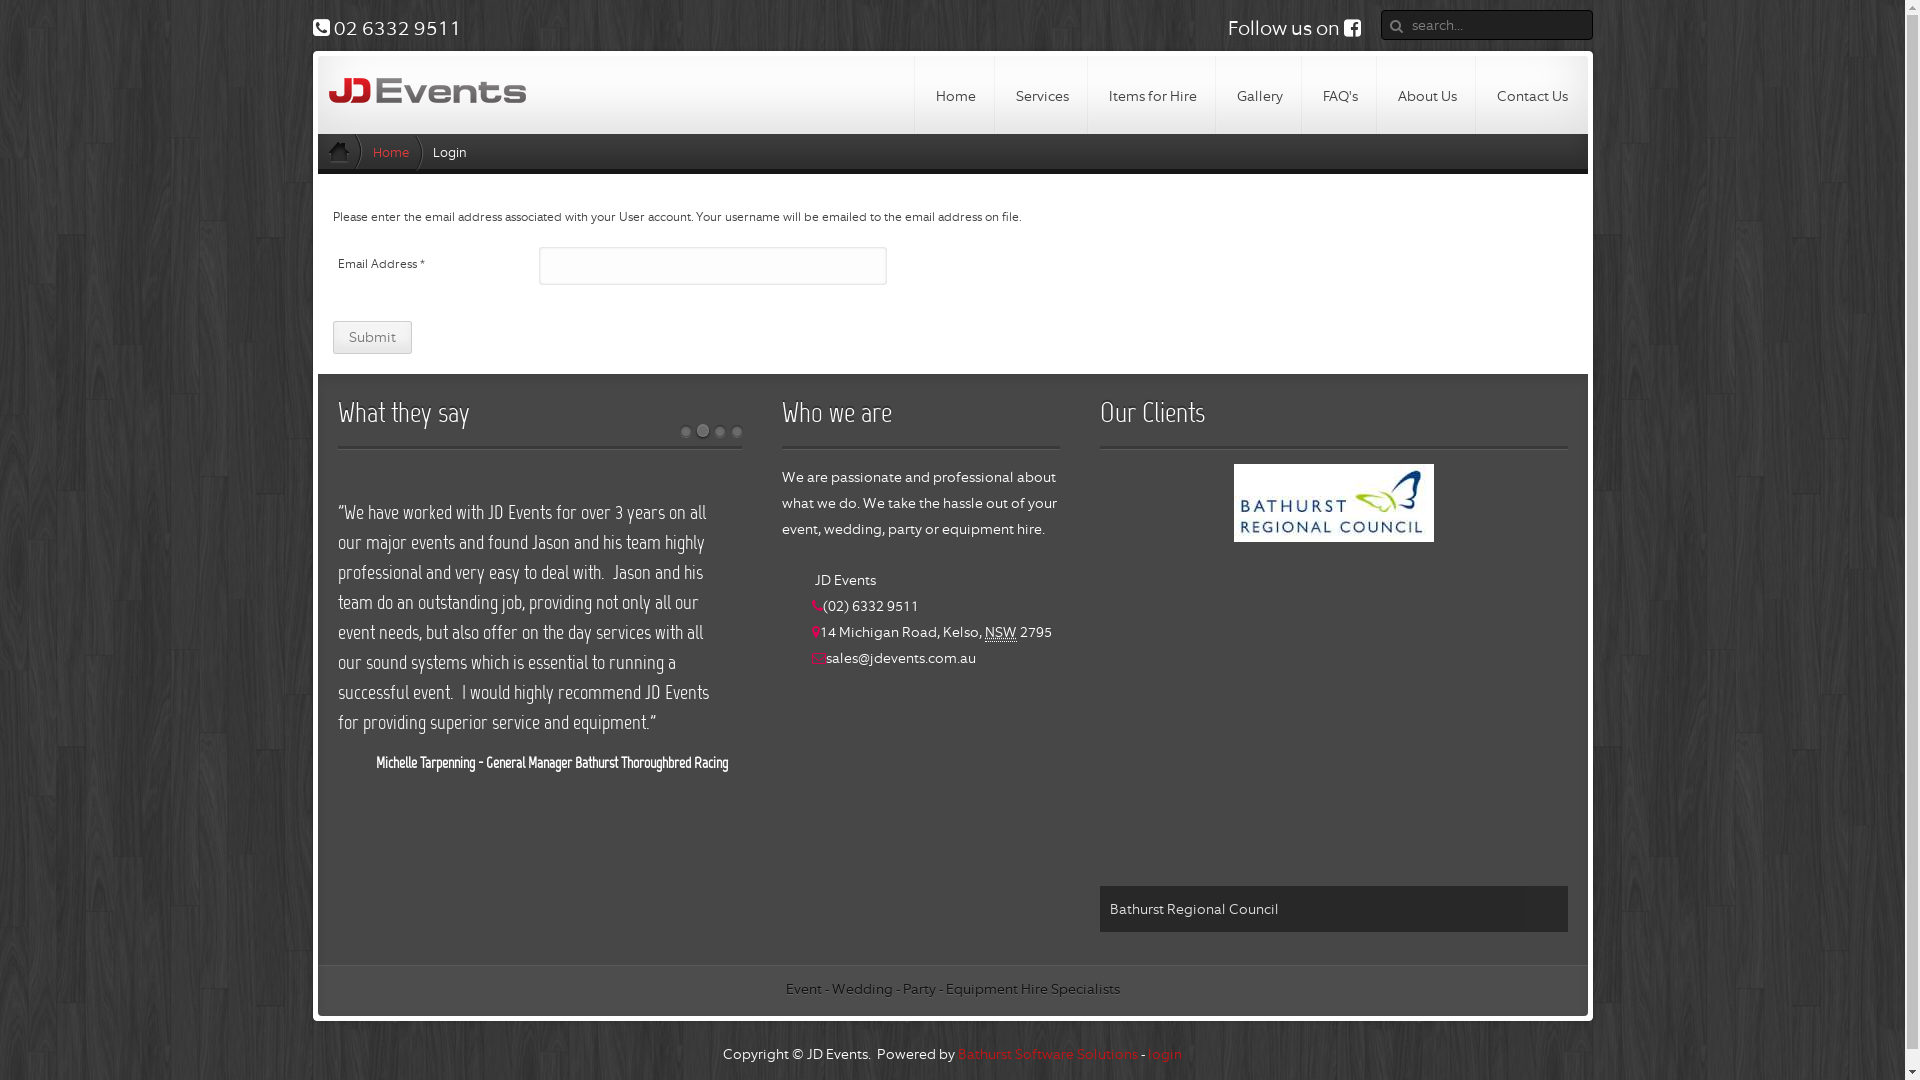 This screenshot has height=1080, width=1920. I want to click on 'Home', so click(954, 95).